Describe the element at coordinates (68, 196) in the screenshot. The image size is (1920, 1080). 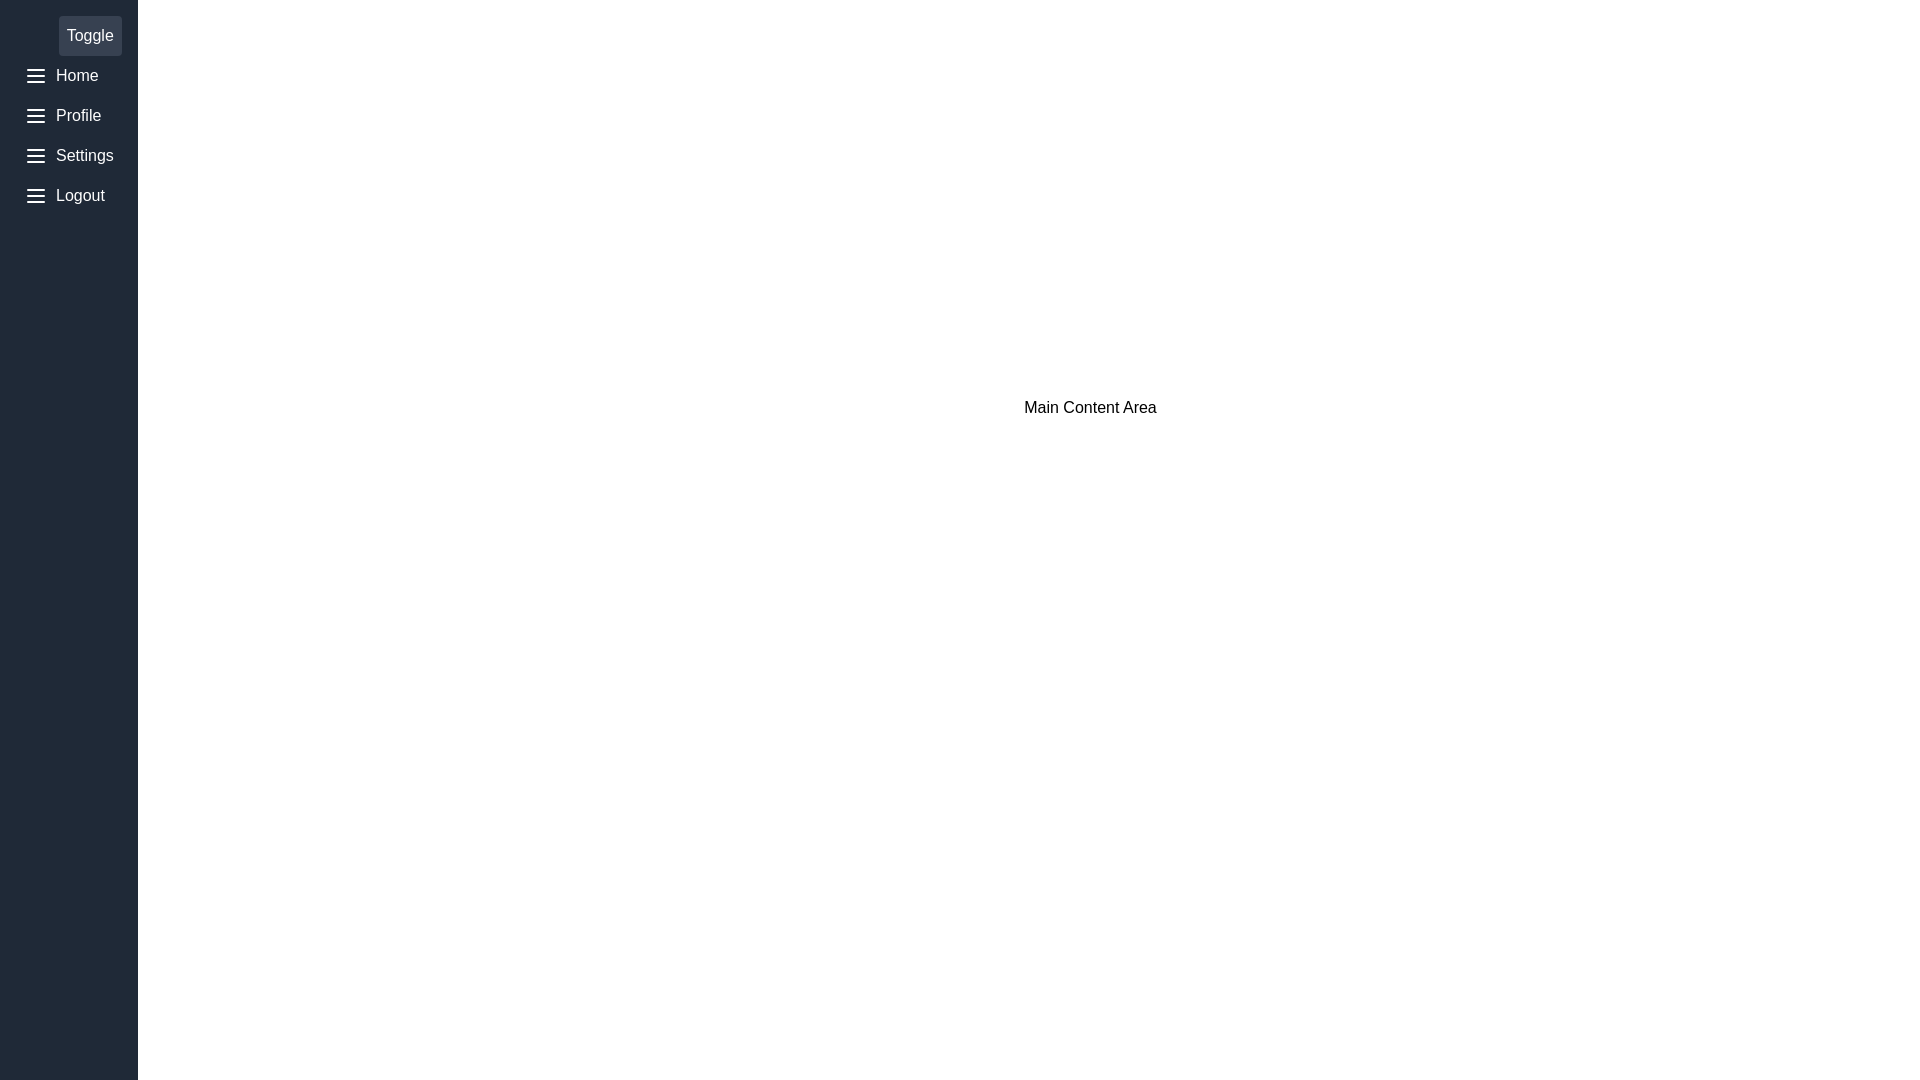
I see `the menu item Logout to inspect its icon` at that location.